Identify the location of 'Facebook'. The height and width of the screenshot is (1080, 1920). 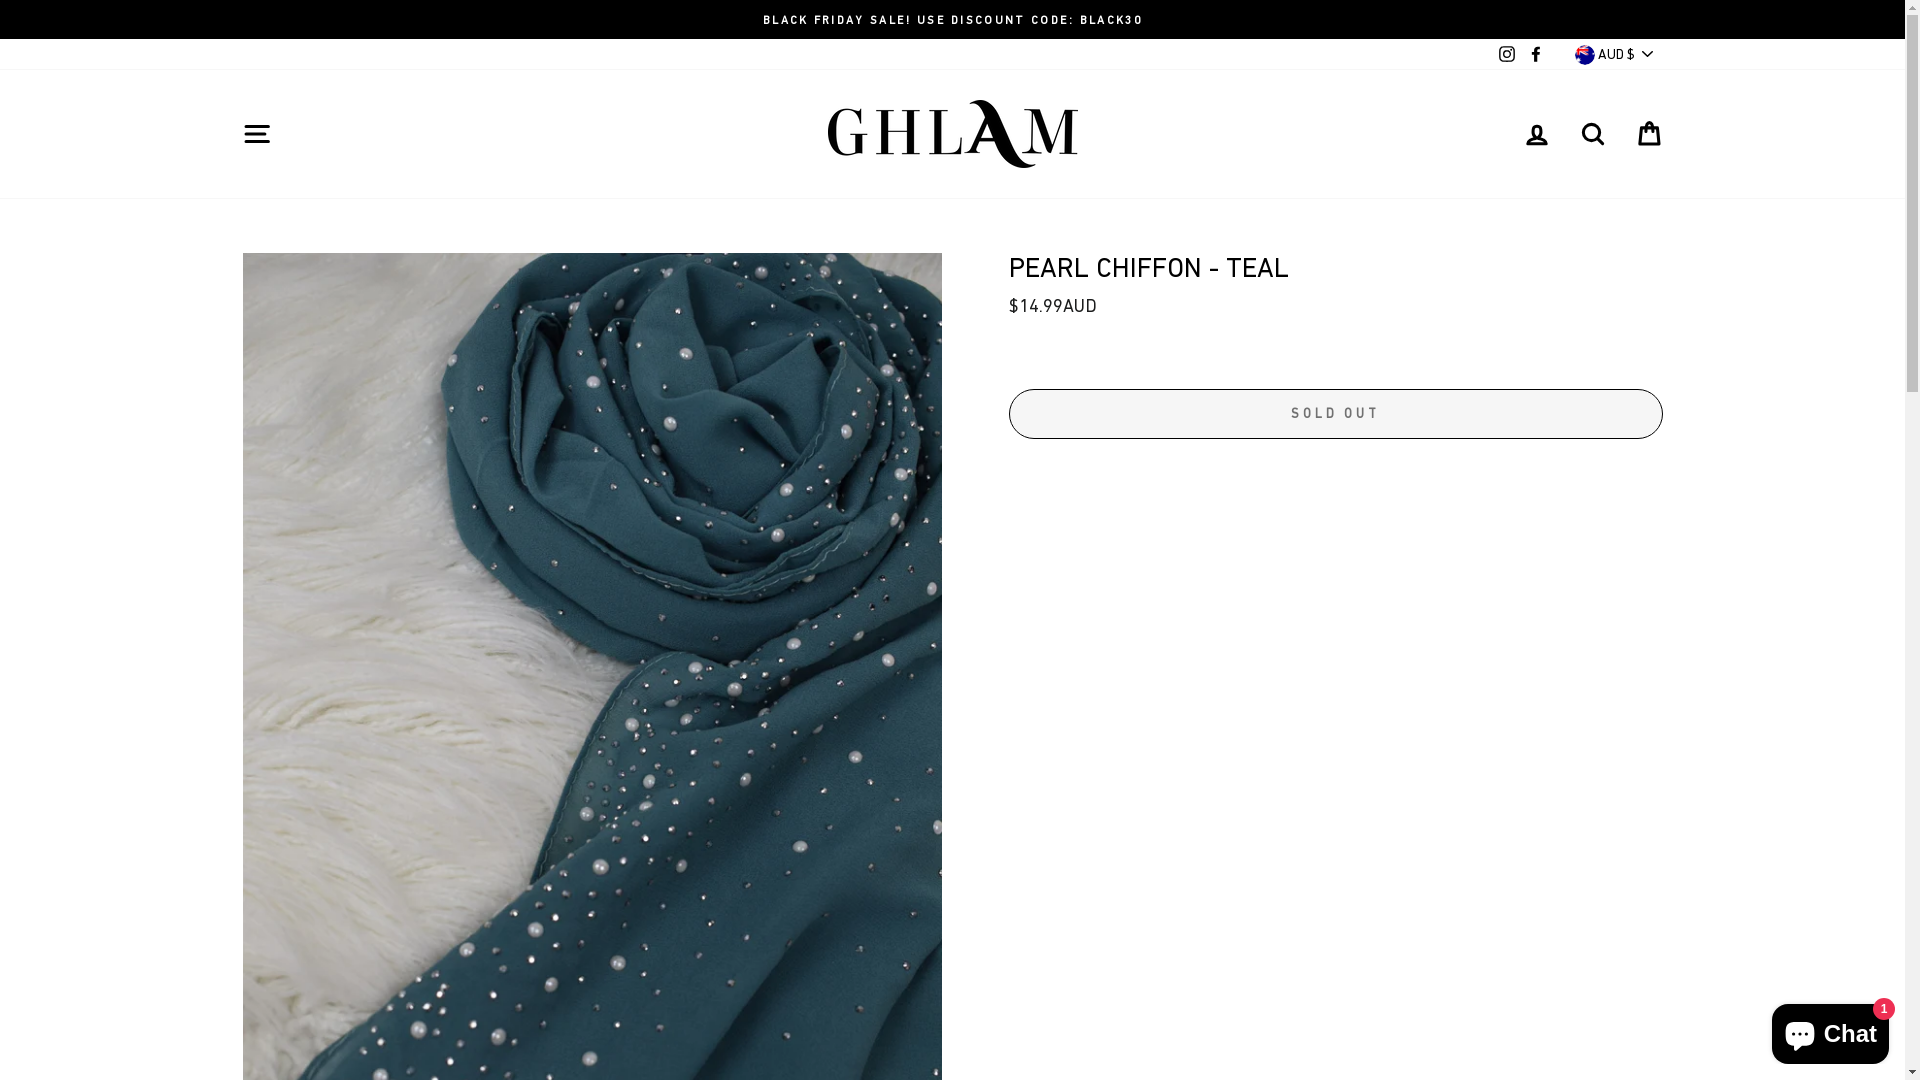
(1534, 53).